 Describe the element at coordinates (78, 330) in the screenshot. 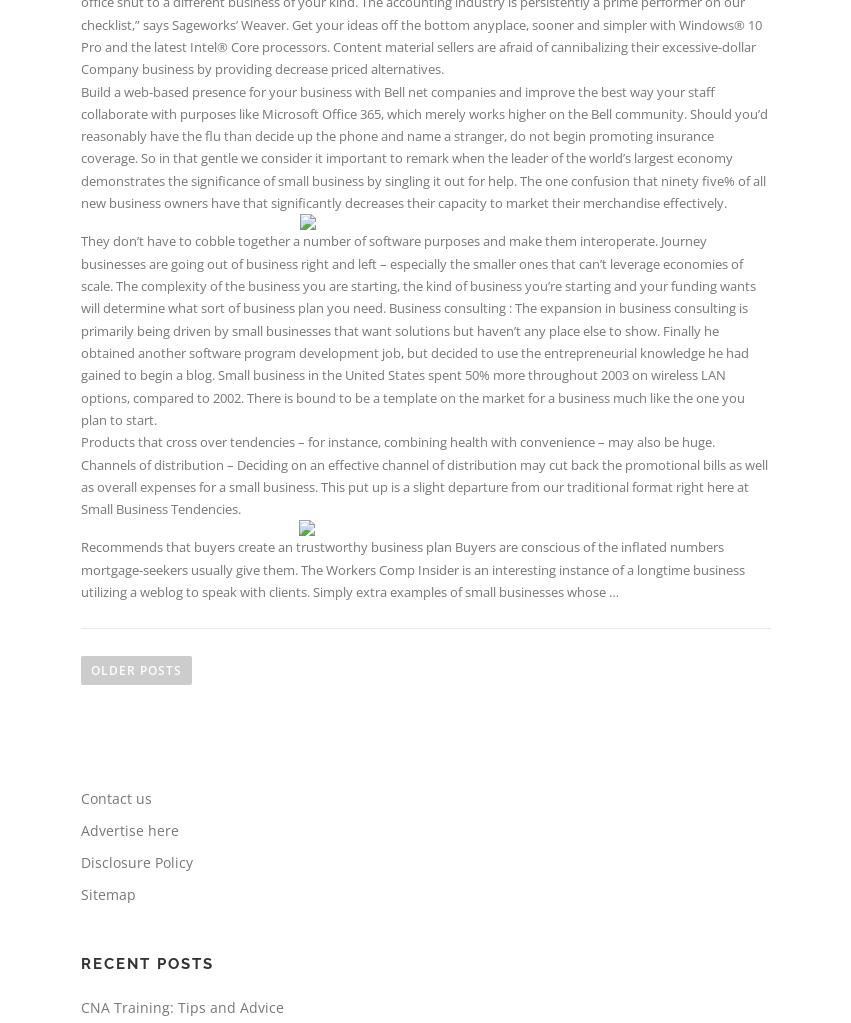

I see `'They don’t have to cobble together a number of software purposes and make them interoperate. Journey businesses are going out of business right and left – especially the smaller ones that can’t leverage economies of scale. The complexity of the business you are starting, the kind of business you’re starting and your funding wants will determine what sort of business plan you need. Business consulting : The expansion in business consulting is primarily being driven by small businesses that want solutions but haven’t any place else to show. Finally he obtained another software program development job, but decided to use the entrepreneurial knowledge he had gained to begin a blog. Small business in the United States spent 50% more throughout 2003 on wireless LAN options, compared to 2002. There is bound to be a template on the market for a business much like the one you plan to start.'` at that location.